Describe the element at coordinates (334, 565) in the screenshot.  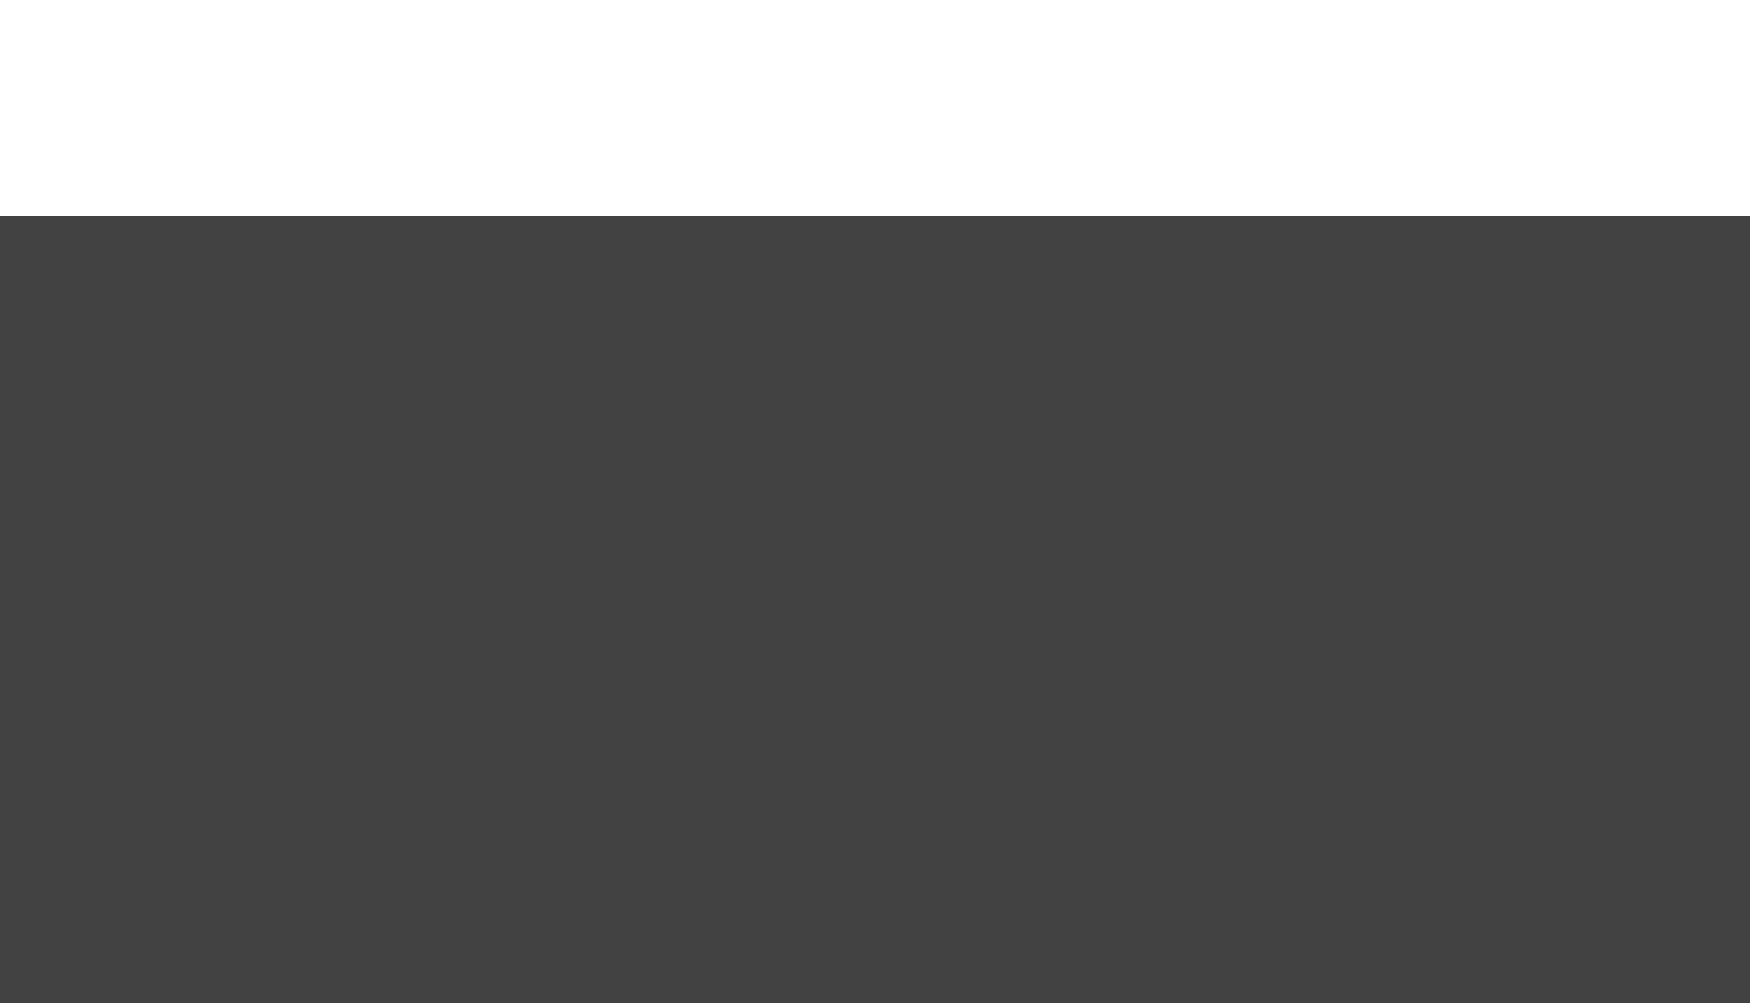
I see `'Hydrafacial Personalised Platinum'` at that location.